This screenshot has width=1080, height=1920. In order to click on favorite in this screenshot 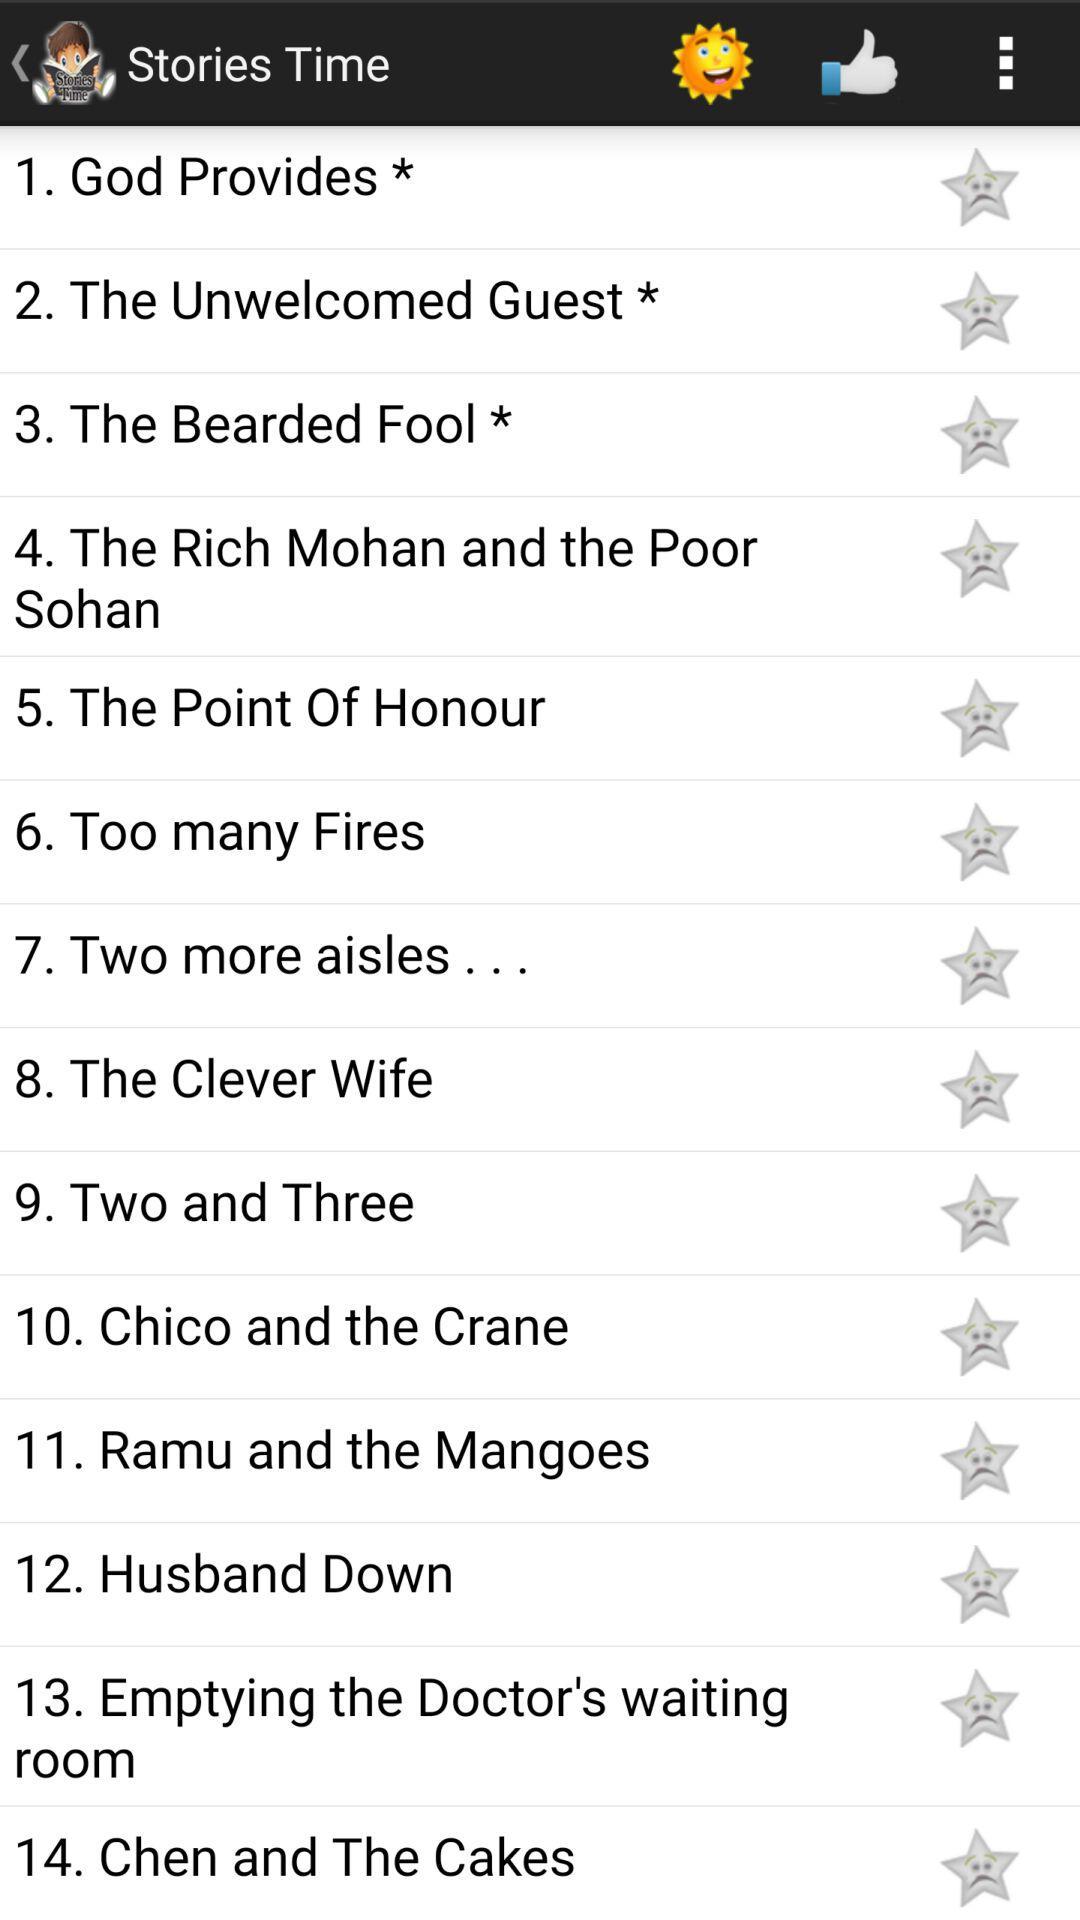, I will do `click(978, 965)`.